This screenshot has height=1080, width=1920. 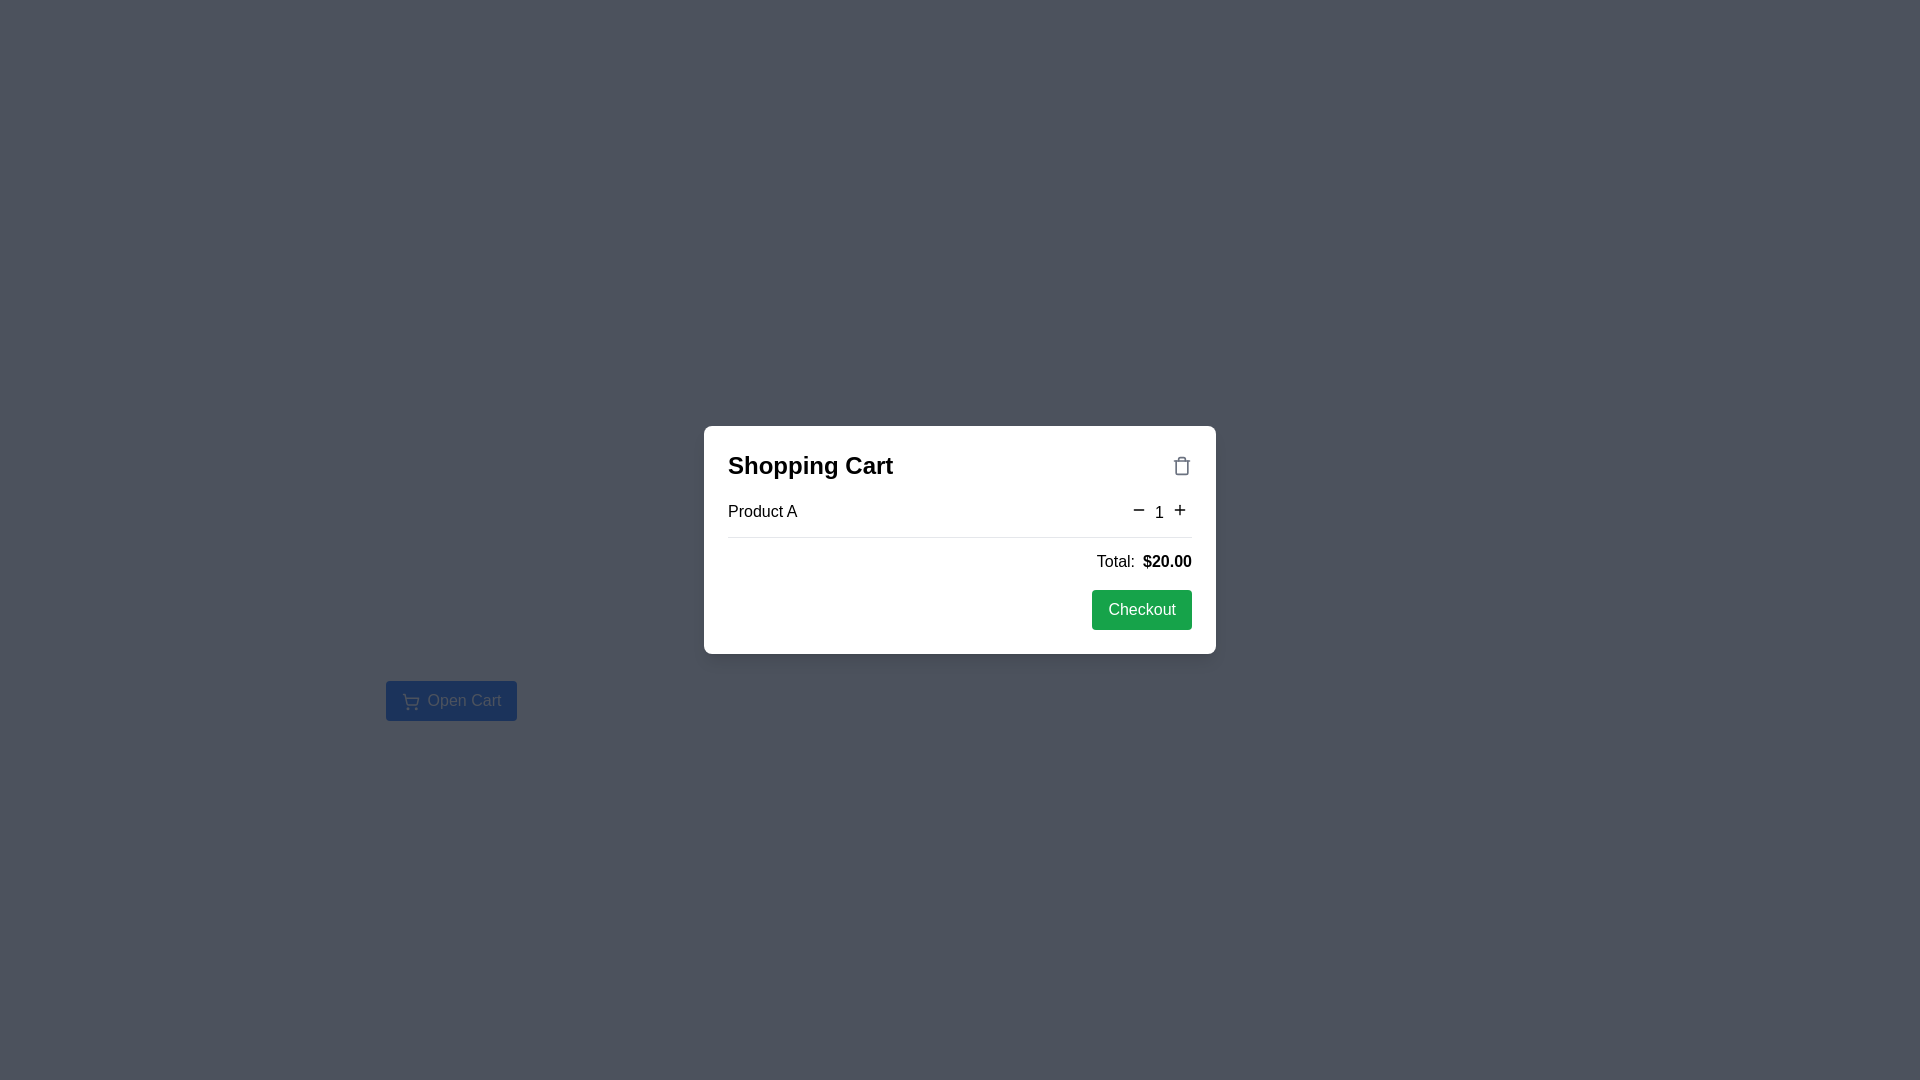 What do you see at coordinates (1159, 511) in the screenshot?
I see `the label displaying the text '1' in the shopping cart interface, which is centrally placed between the minus and plus buttons` at bounding box center [1159, 511].